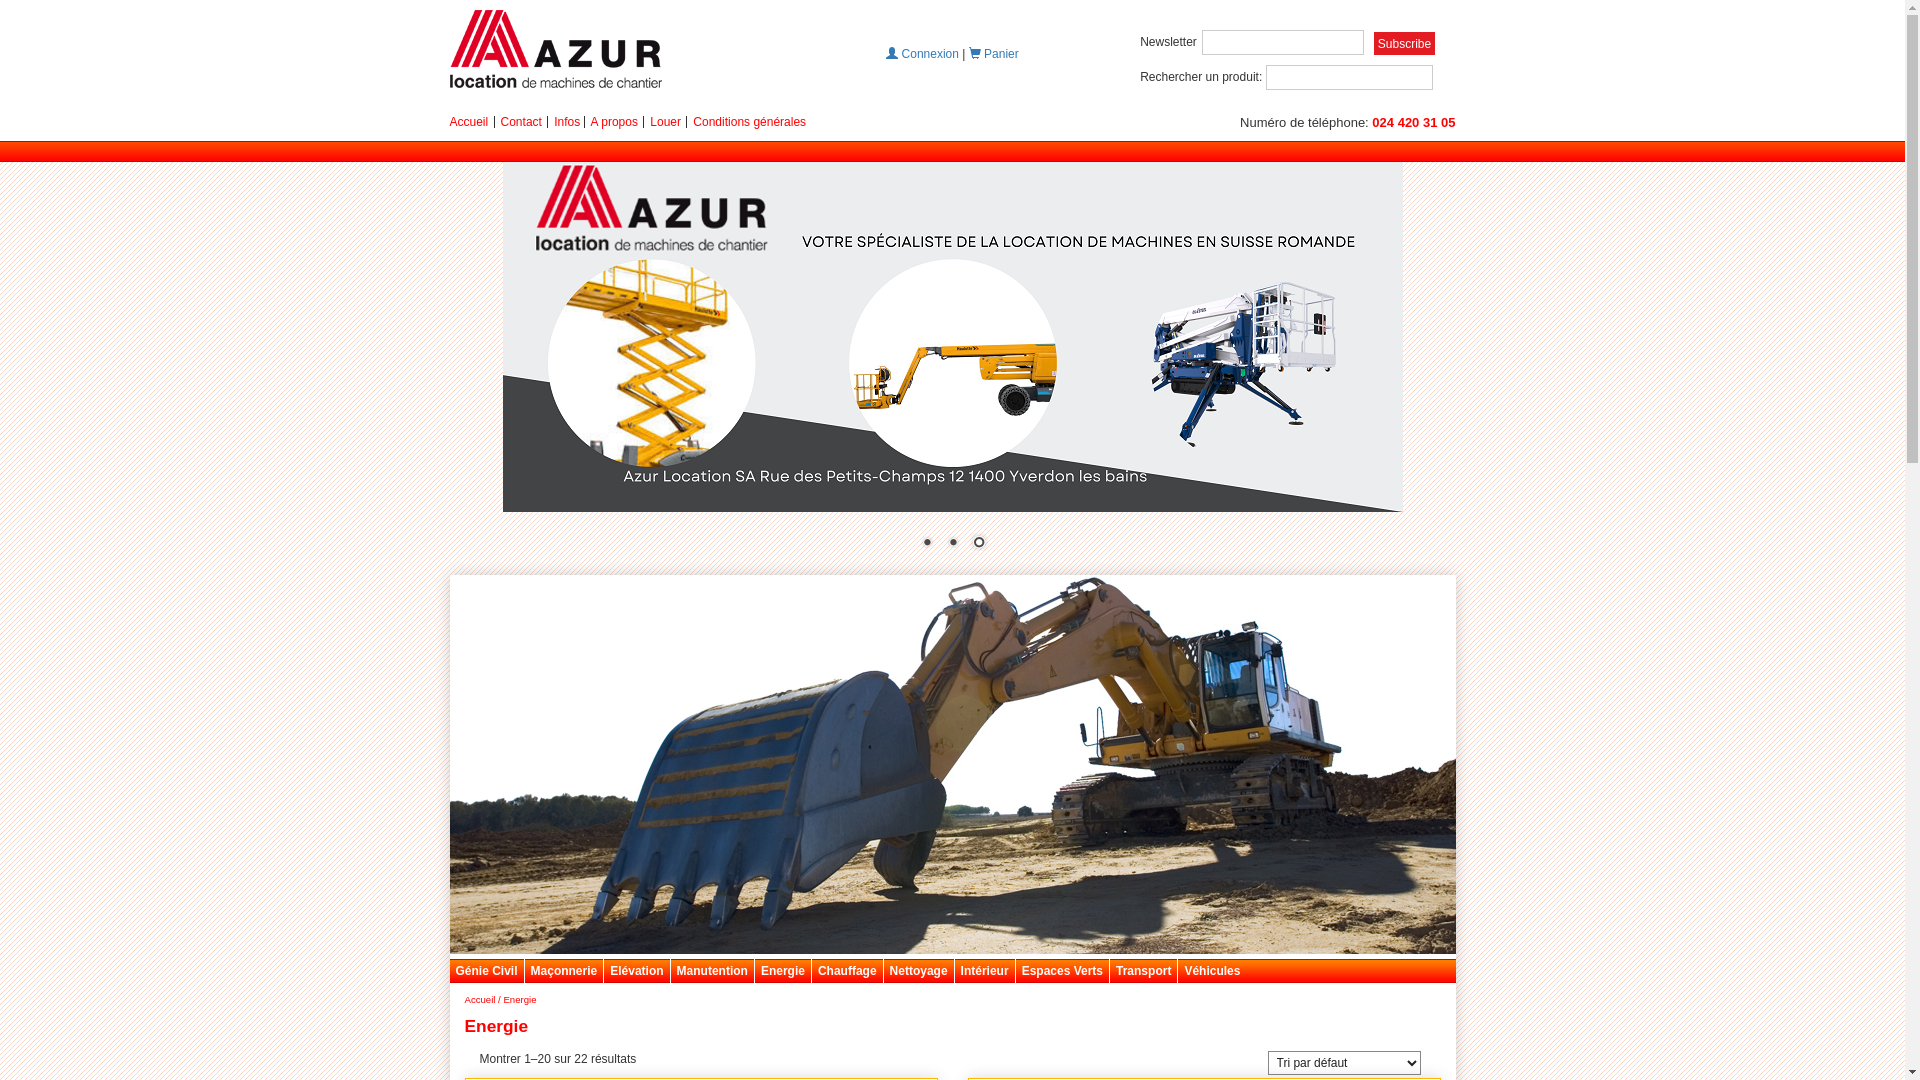 Image resolution: width=1920 pixels, height=1080 pixels. What do you see at coordinates (565, 122) in the screenshot?
I see `'Infos'` at bounding box center [565, 122].